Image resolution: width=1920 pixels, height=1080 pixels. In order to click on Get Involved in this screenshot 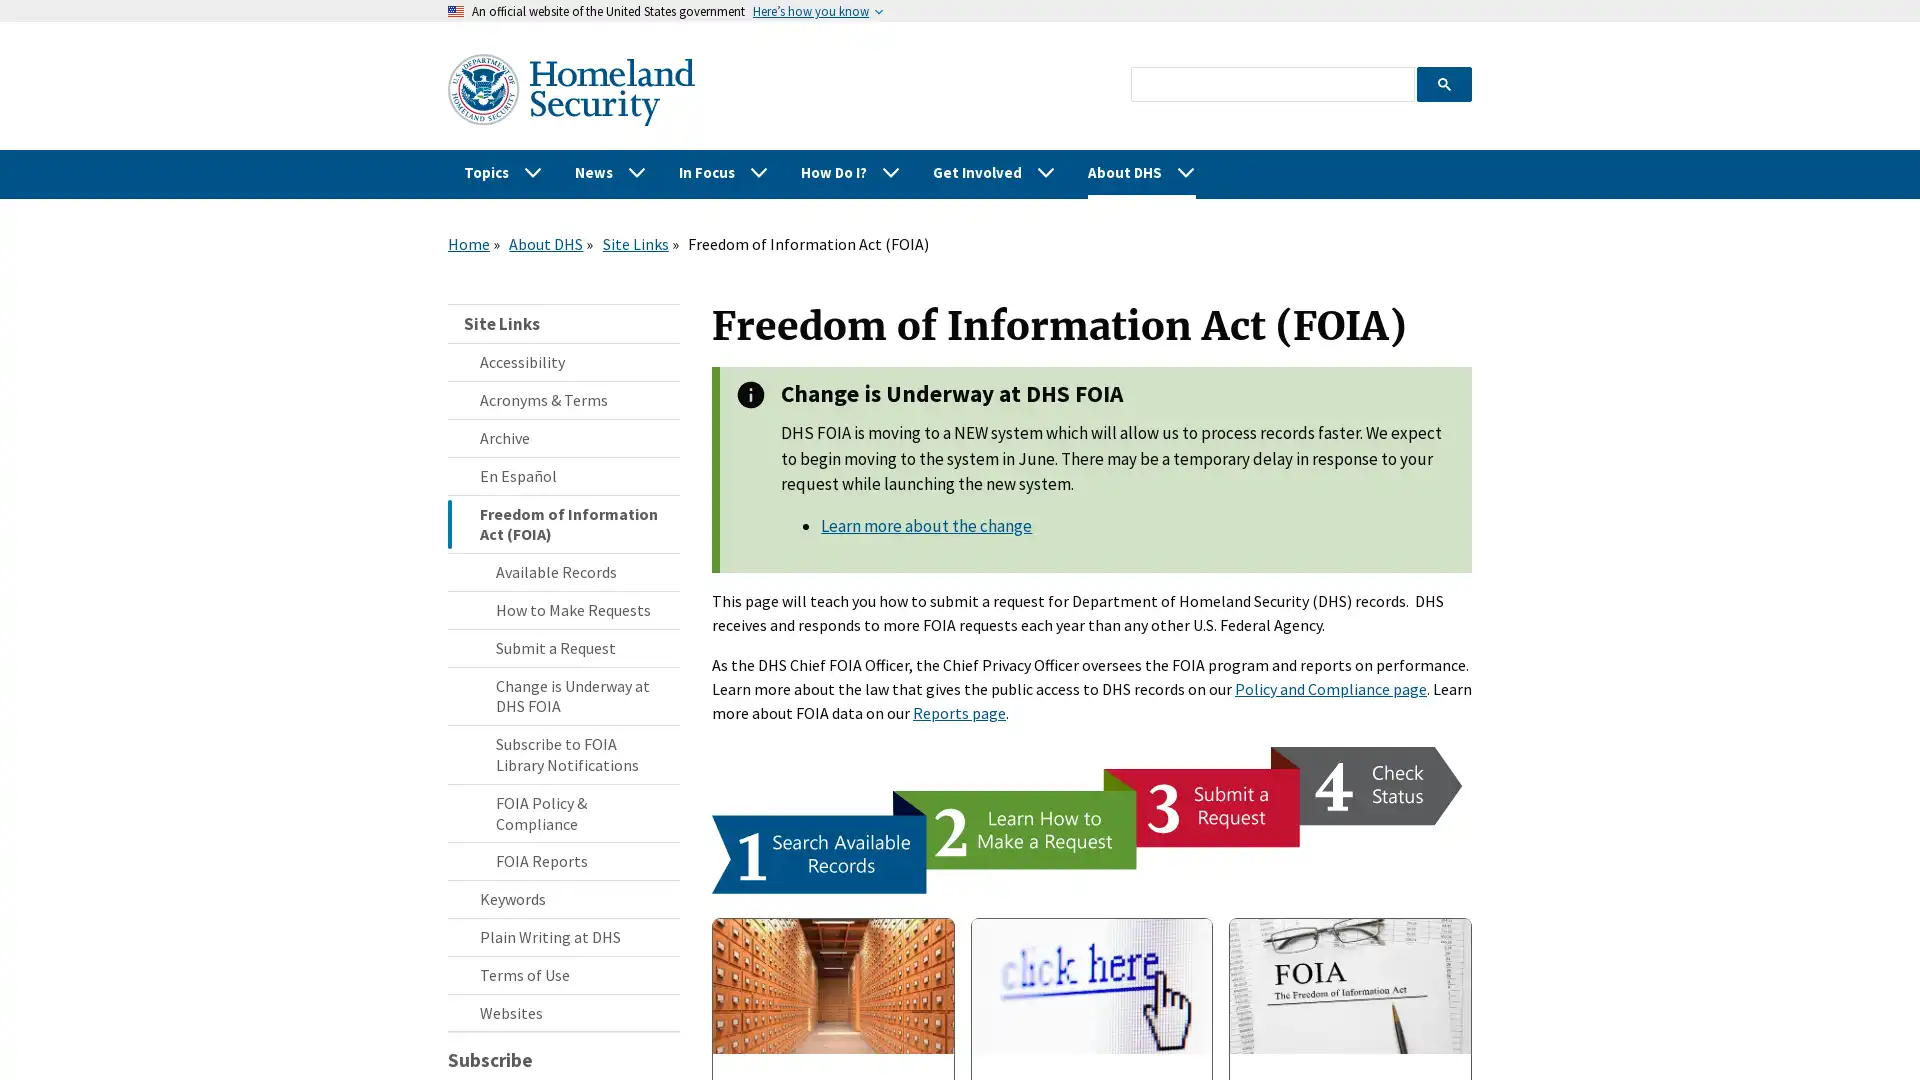, I will do `click(994, 171)`.